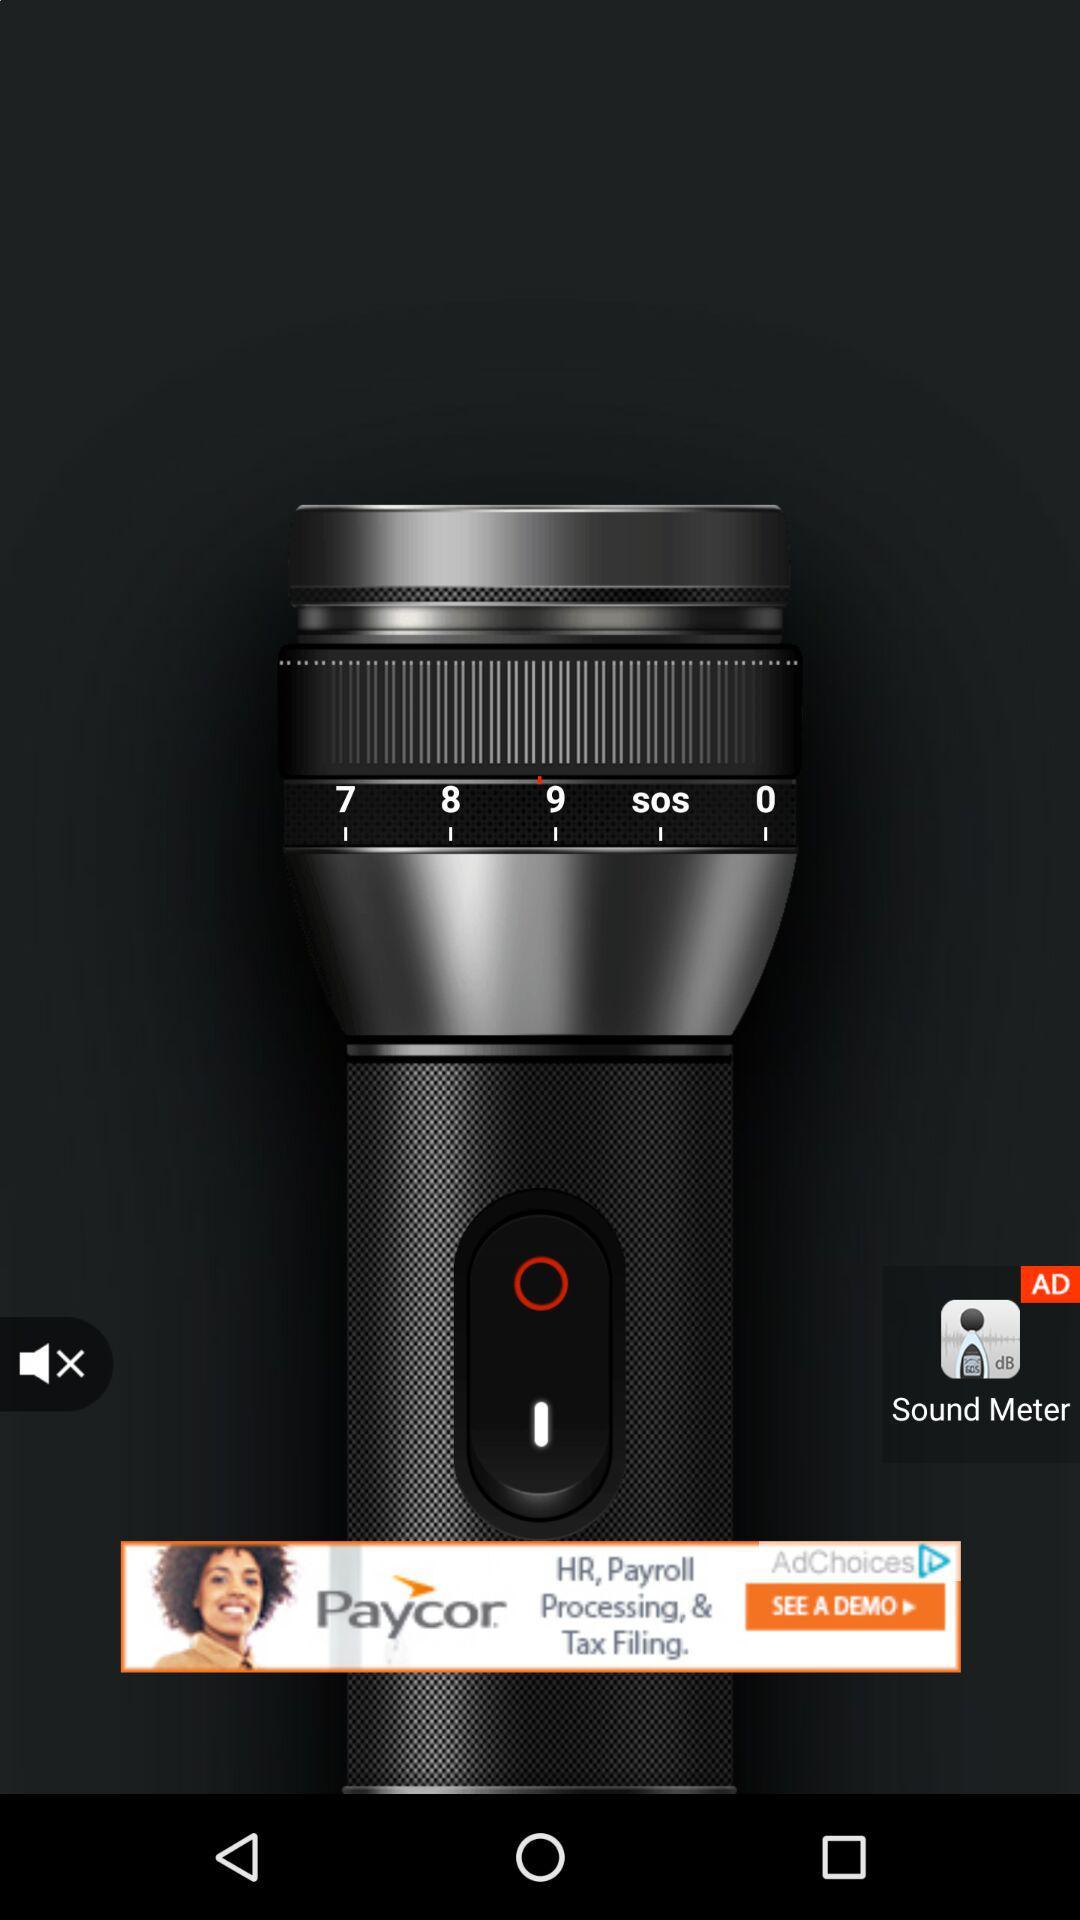 Image resolution: width=1080 pixels, height=1920 pixels. Describe the element at coordinates (538, 1363) in the screenshot. I see `record` at that location.